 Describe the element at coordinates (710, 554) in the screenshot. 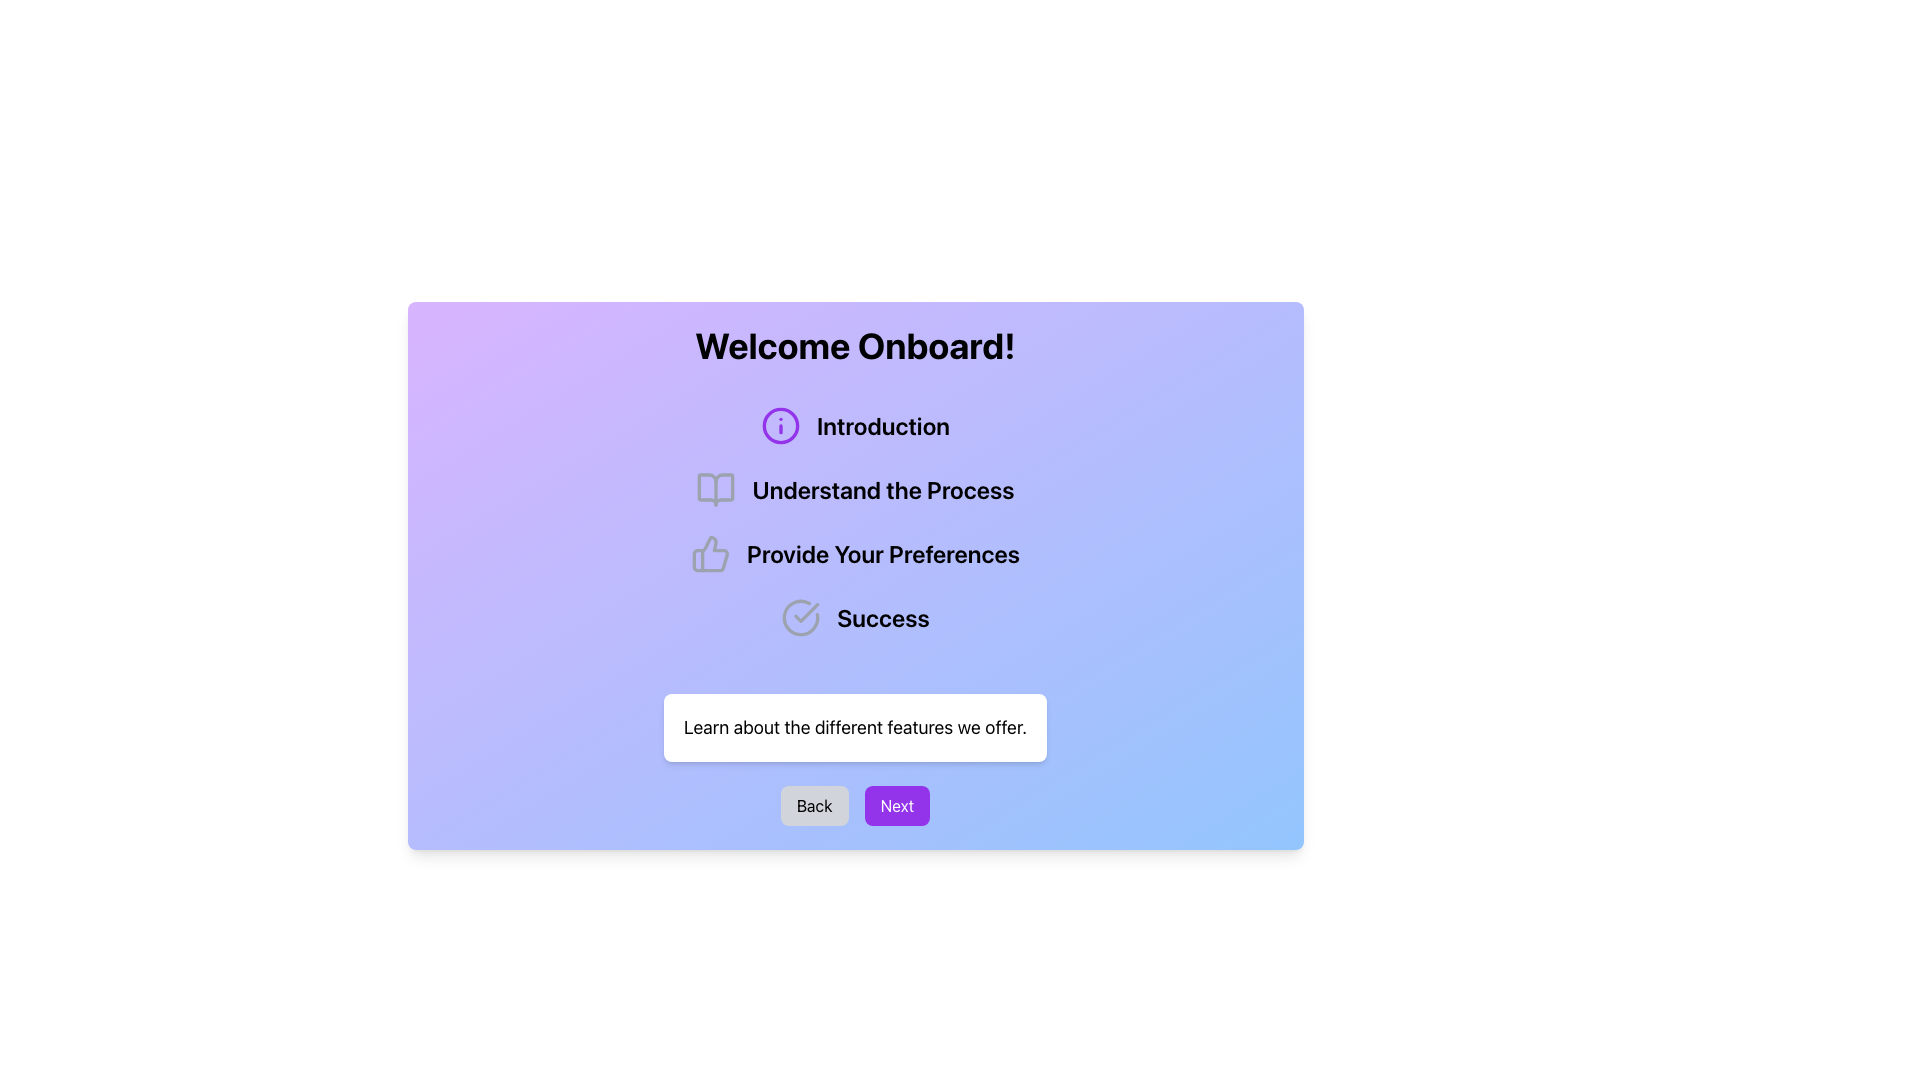

I see `the SVG icon representing a hand giving a thumbs-up, which is outlined in grey and located adjacent to the text 'Provide Your Preferences'` at that location.